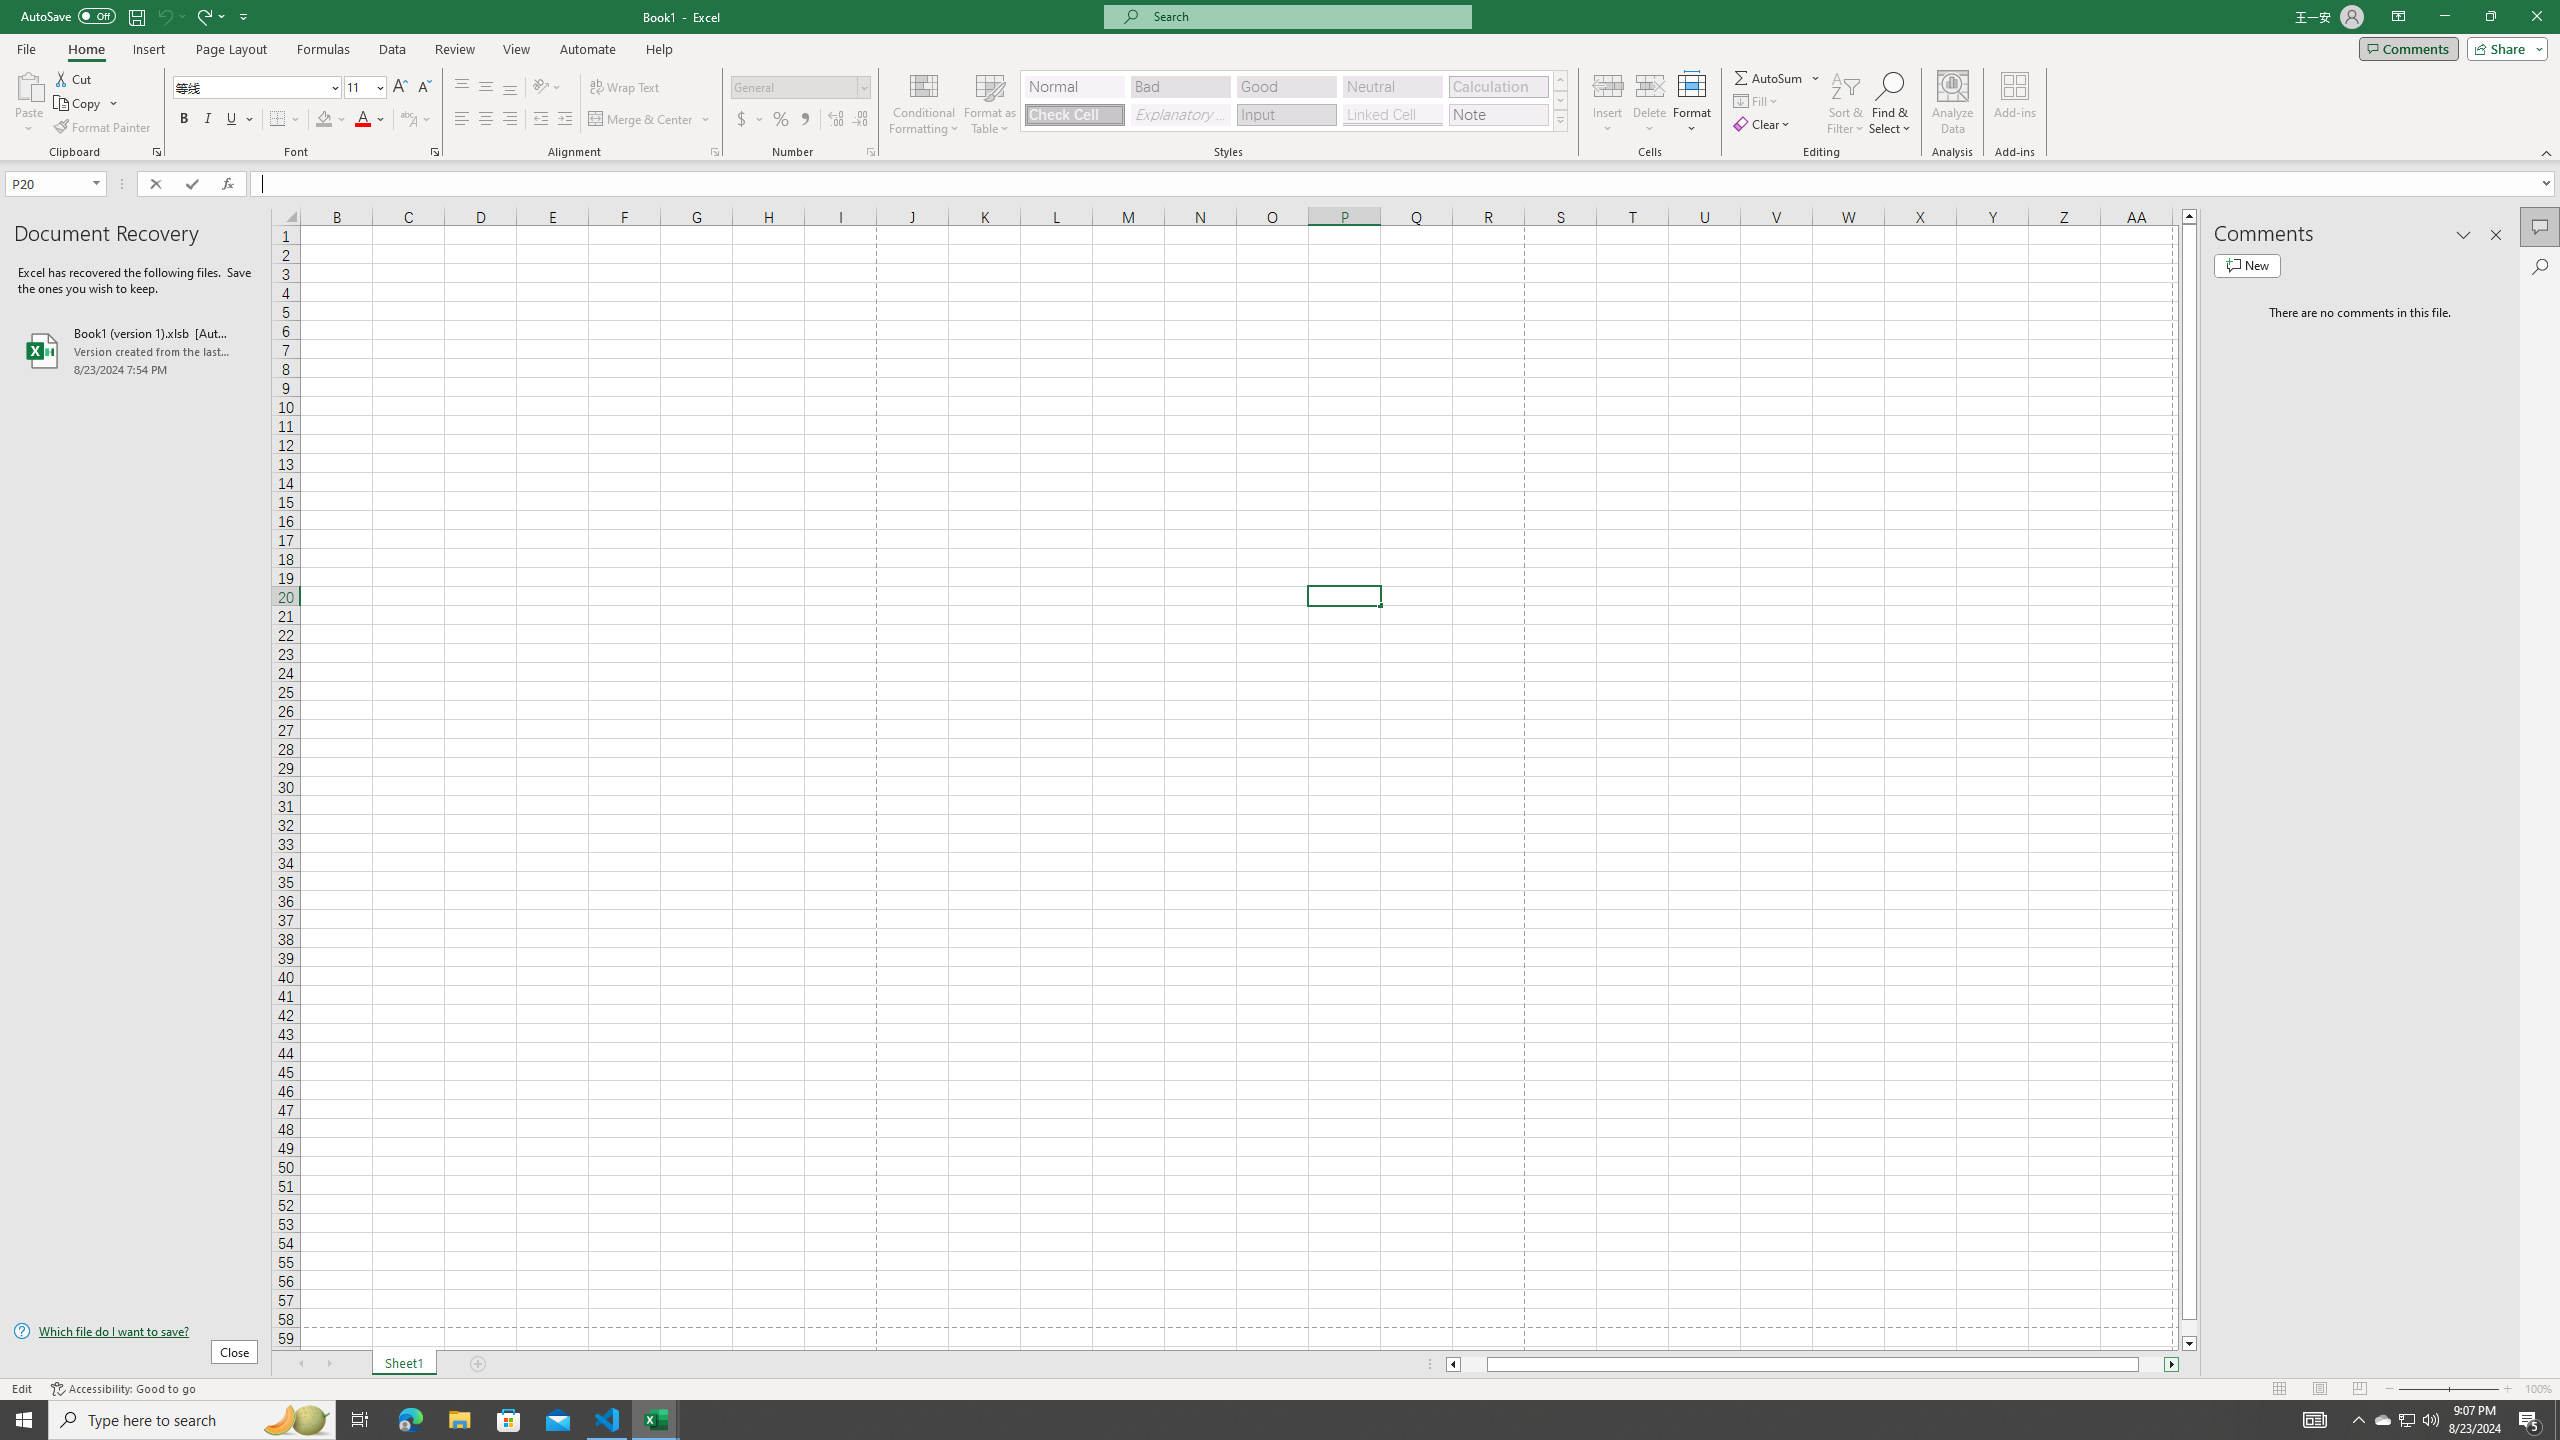 This screenshot has height=1440, width=2560. Describe the element at coordinates (1560, 119) in the screenshot. I see `'Cell Styles'` at that location.